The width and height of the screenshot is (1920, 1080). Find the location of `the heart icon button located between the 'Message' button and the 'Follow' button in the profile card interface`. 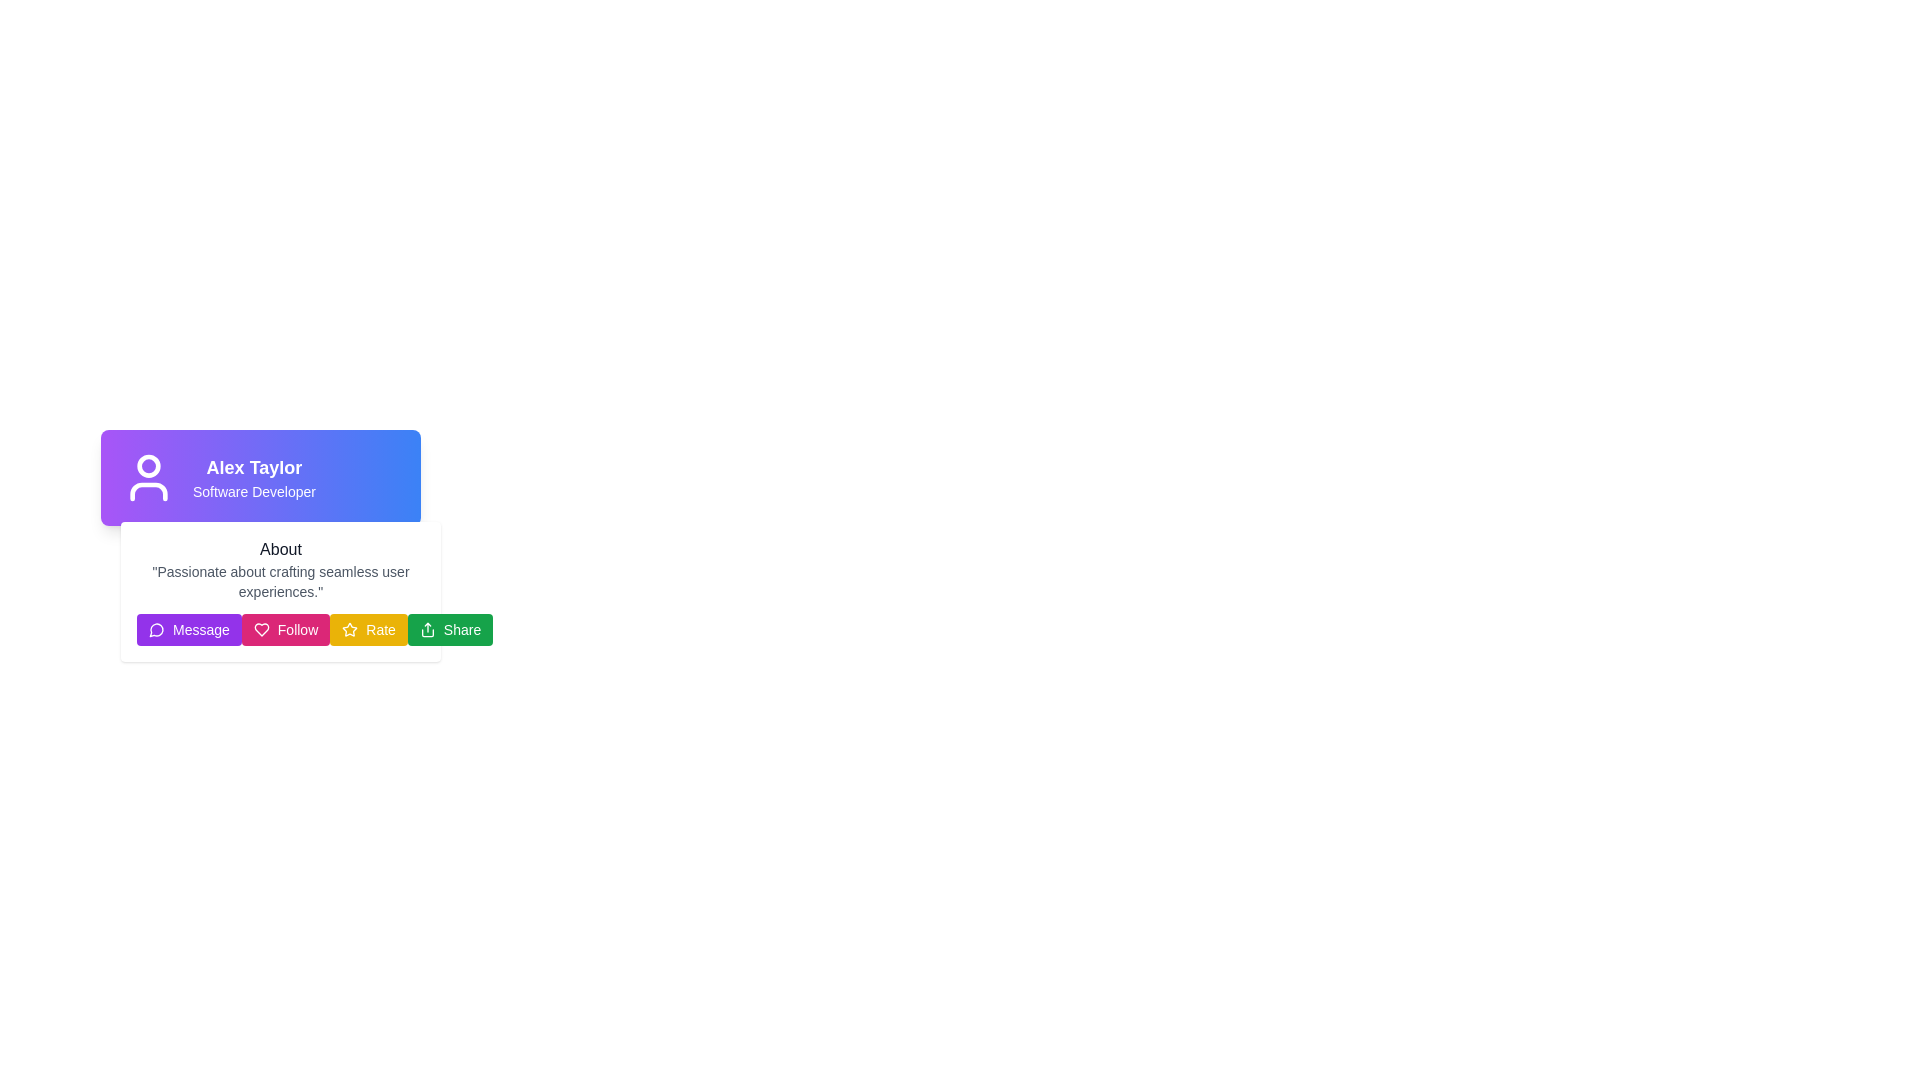

the heart icon button located between the 'Message' button and the 'Follow' button in the profile card interface is located at coordinates (260, 628).